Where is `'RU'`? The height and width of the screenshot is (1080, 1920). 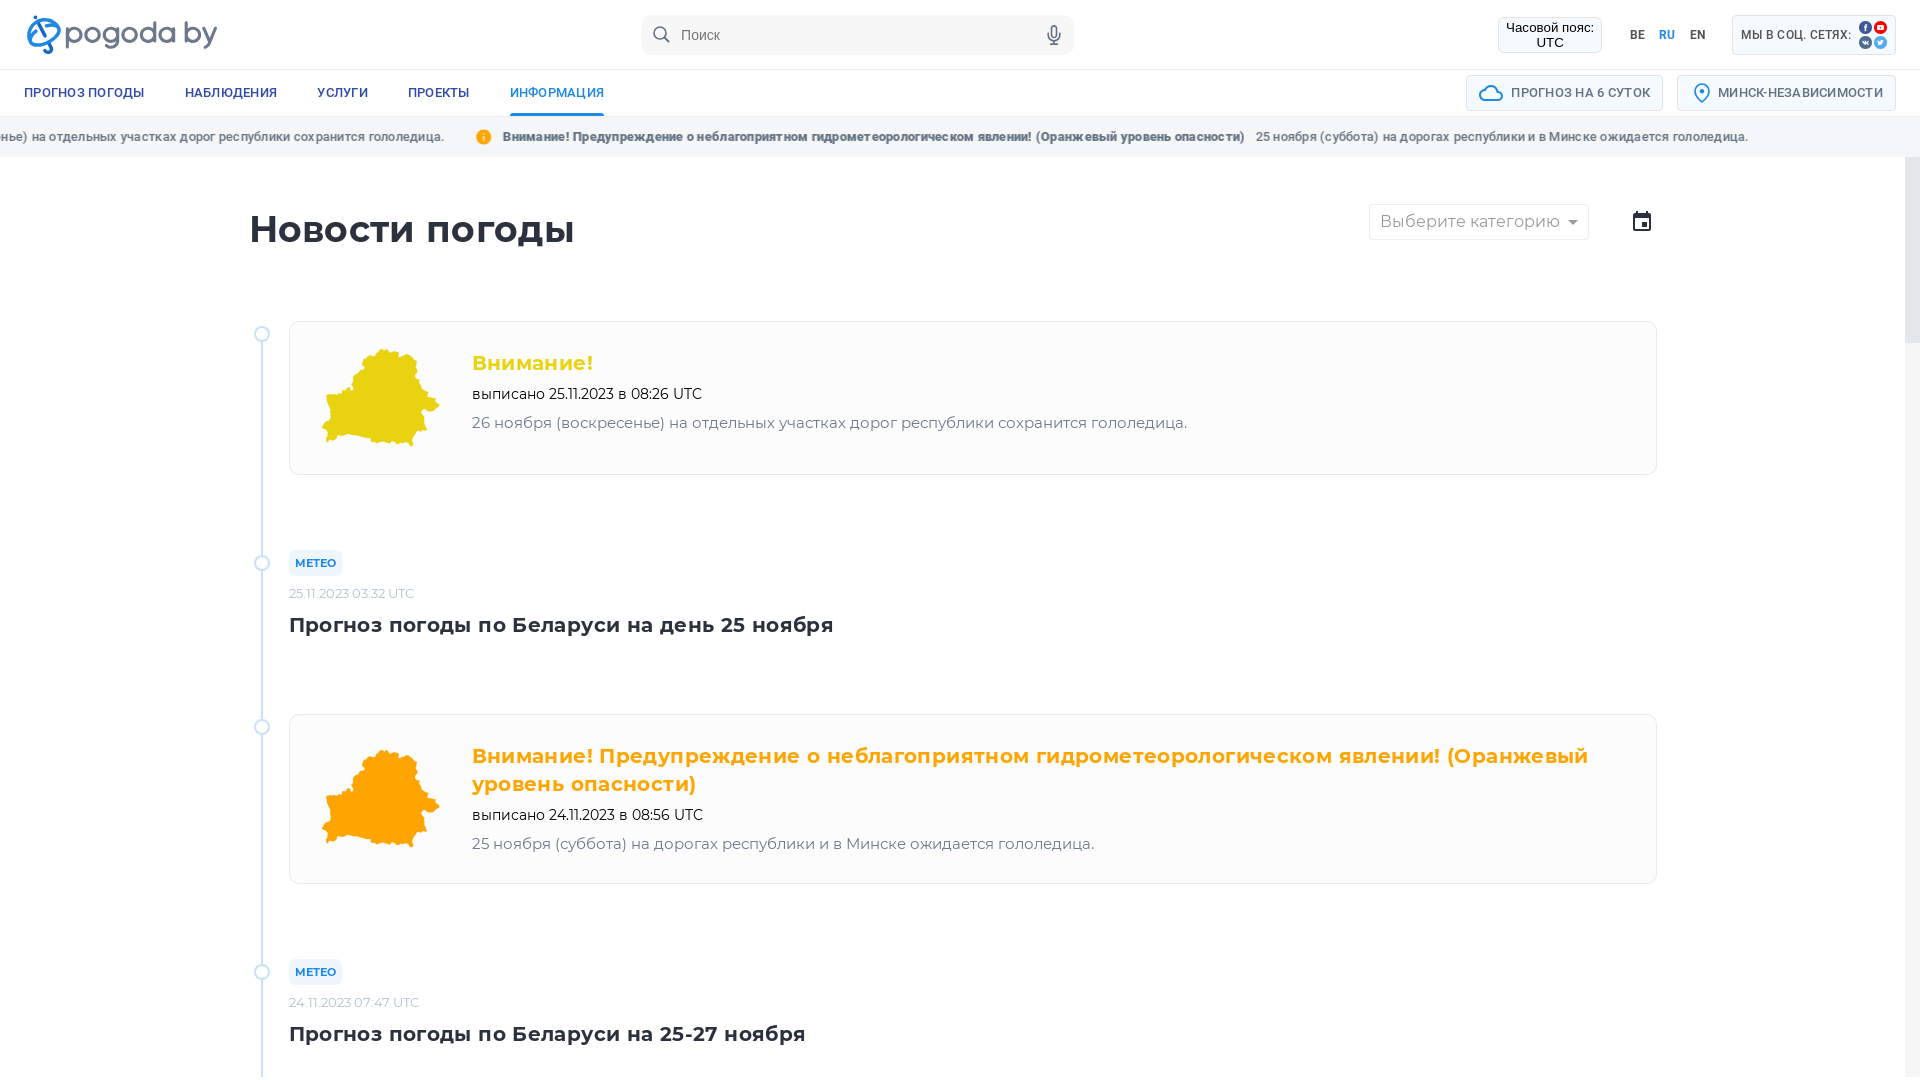
'RU' is located at coordinates (1666, 34).